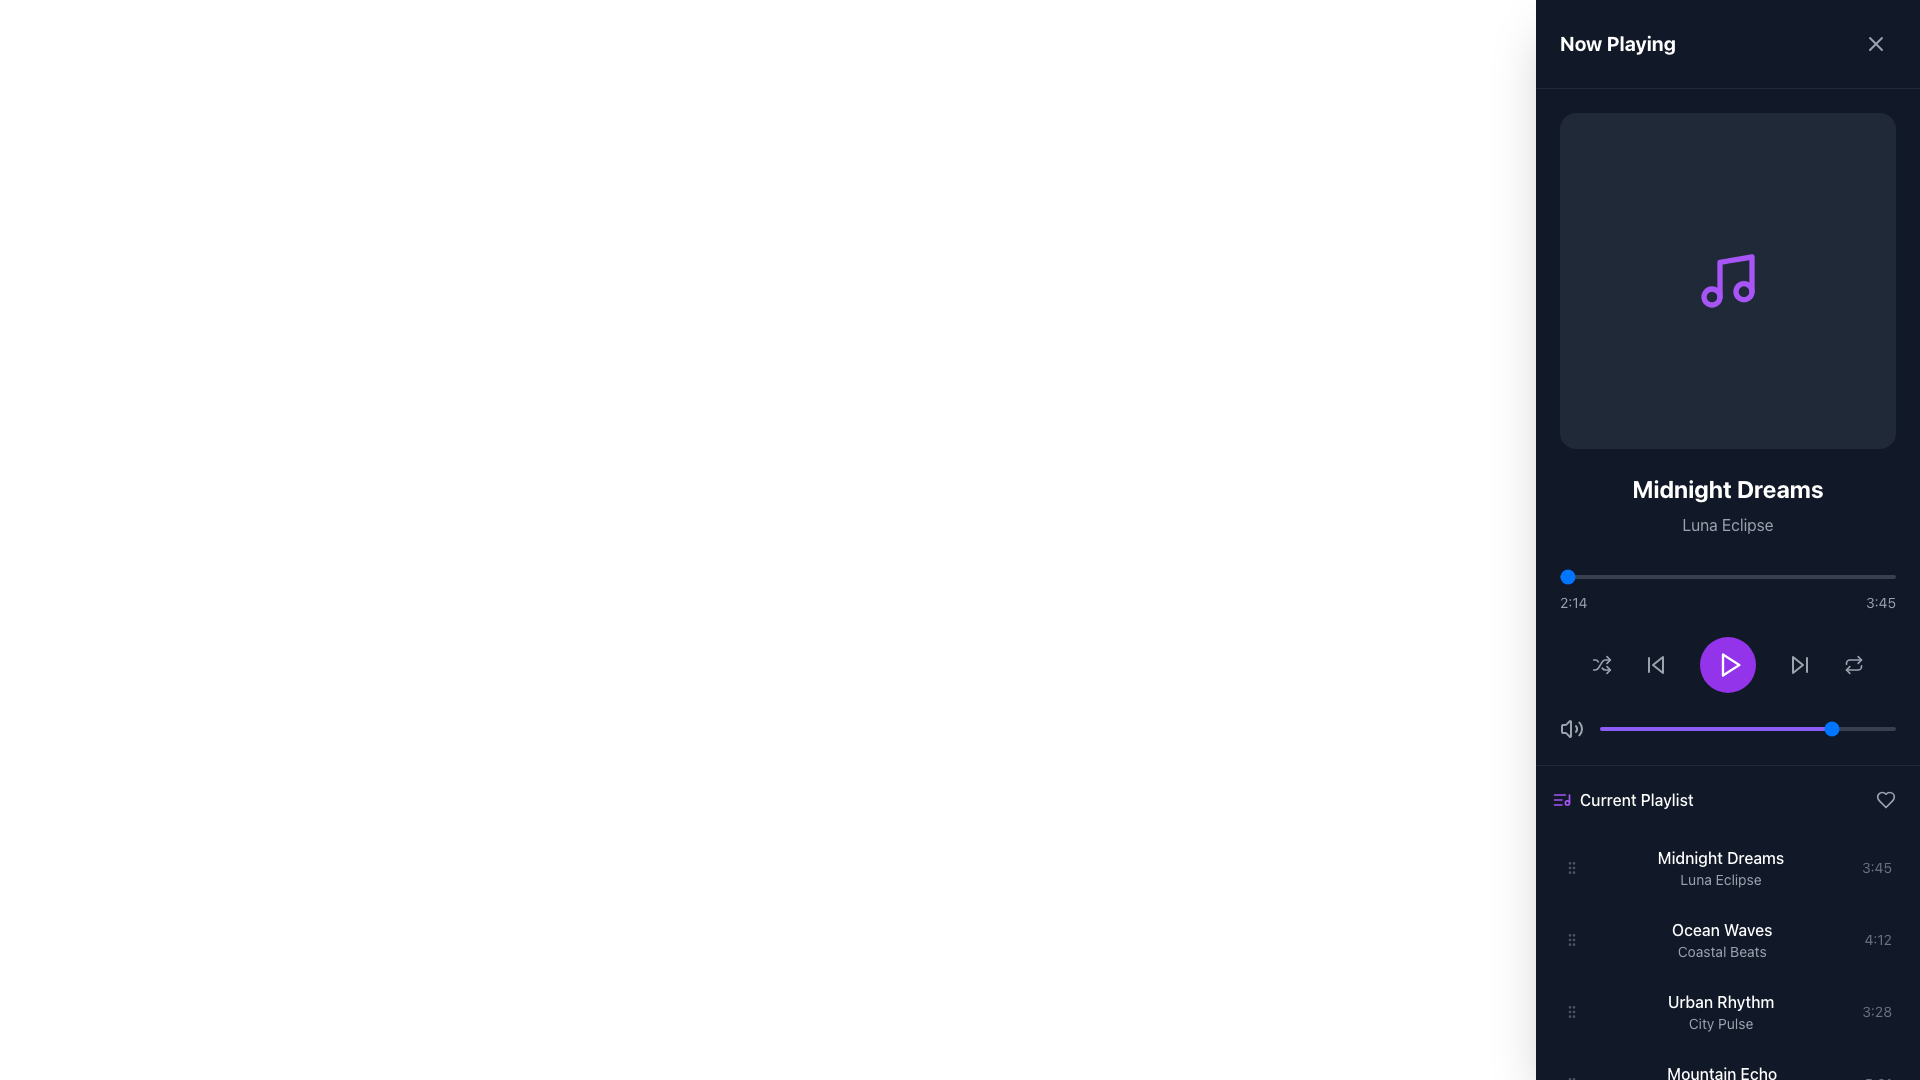  What do you see at coordinates (1727, 523) in the screenshot?
I see `the text label displaying 'Luna Eclipse', which is styled in light gray on a dark background and is located beneath 'Midnight Dreams'` at bounding box center [1727, 523].